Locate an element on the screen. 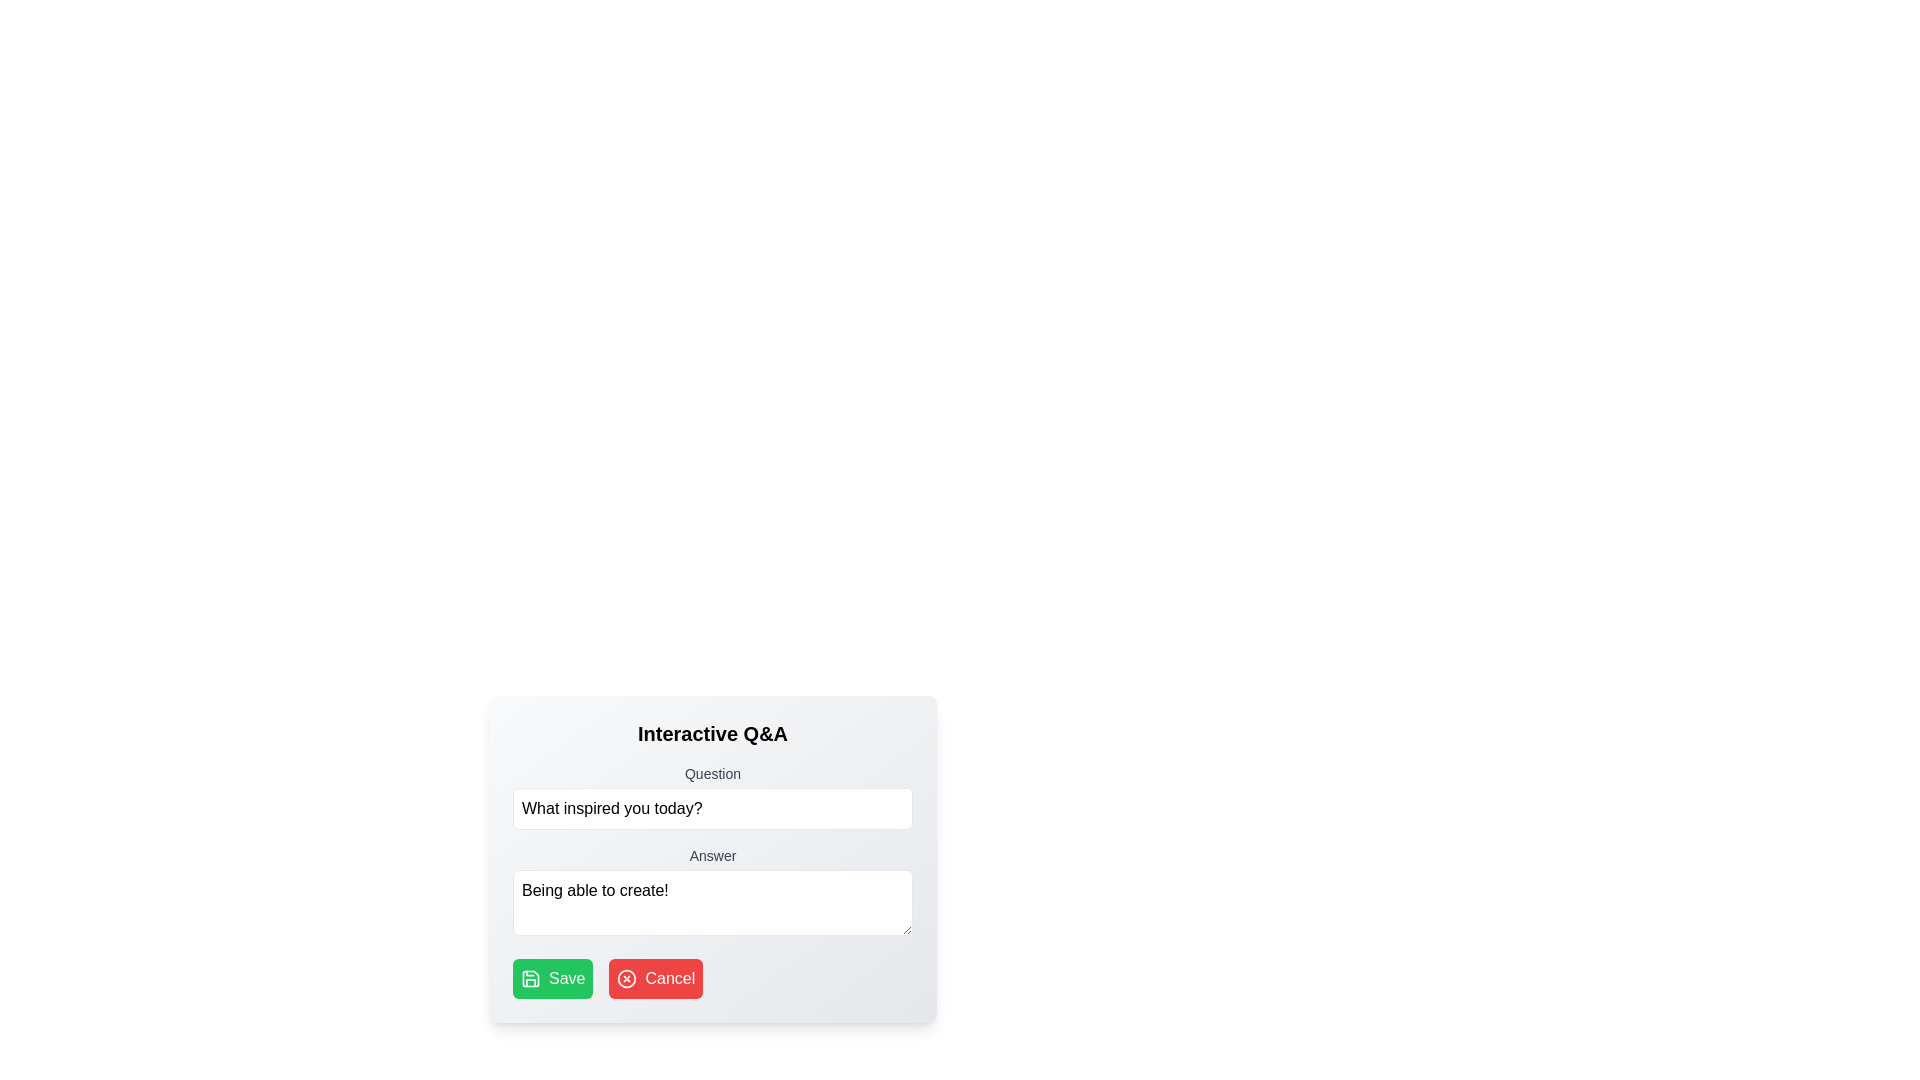 The width and height of the screenshot is (1920, 1080). the green save icon (floppy disk shape) located to the left within the 'Save' button is located at coordinates (531, 978).